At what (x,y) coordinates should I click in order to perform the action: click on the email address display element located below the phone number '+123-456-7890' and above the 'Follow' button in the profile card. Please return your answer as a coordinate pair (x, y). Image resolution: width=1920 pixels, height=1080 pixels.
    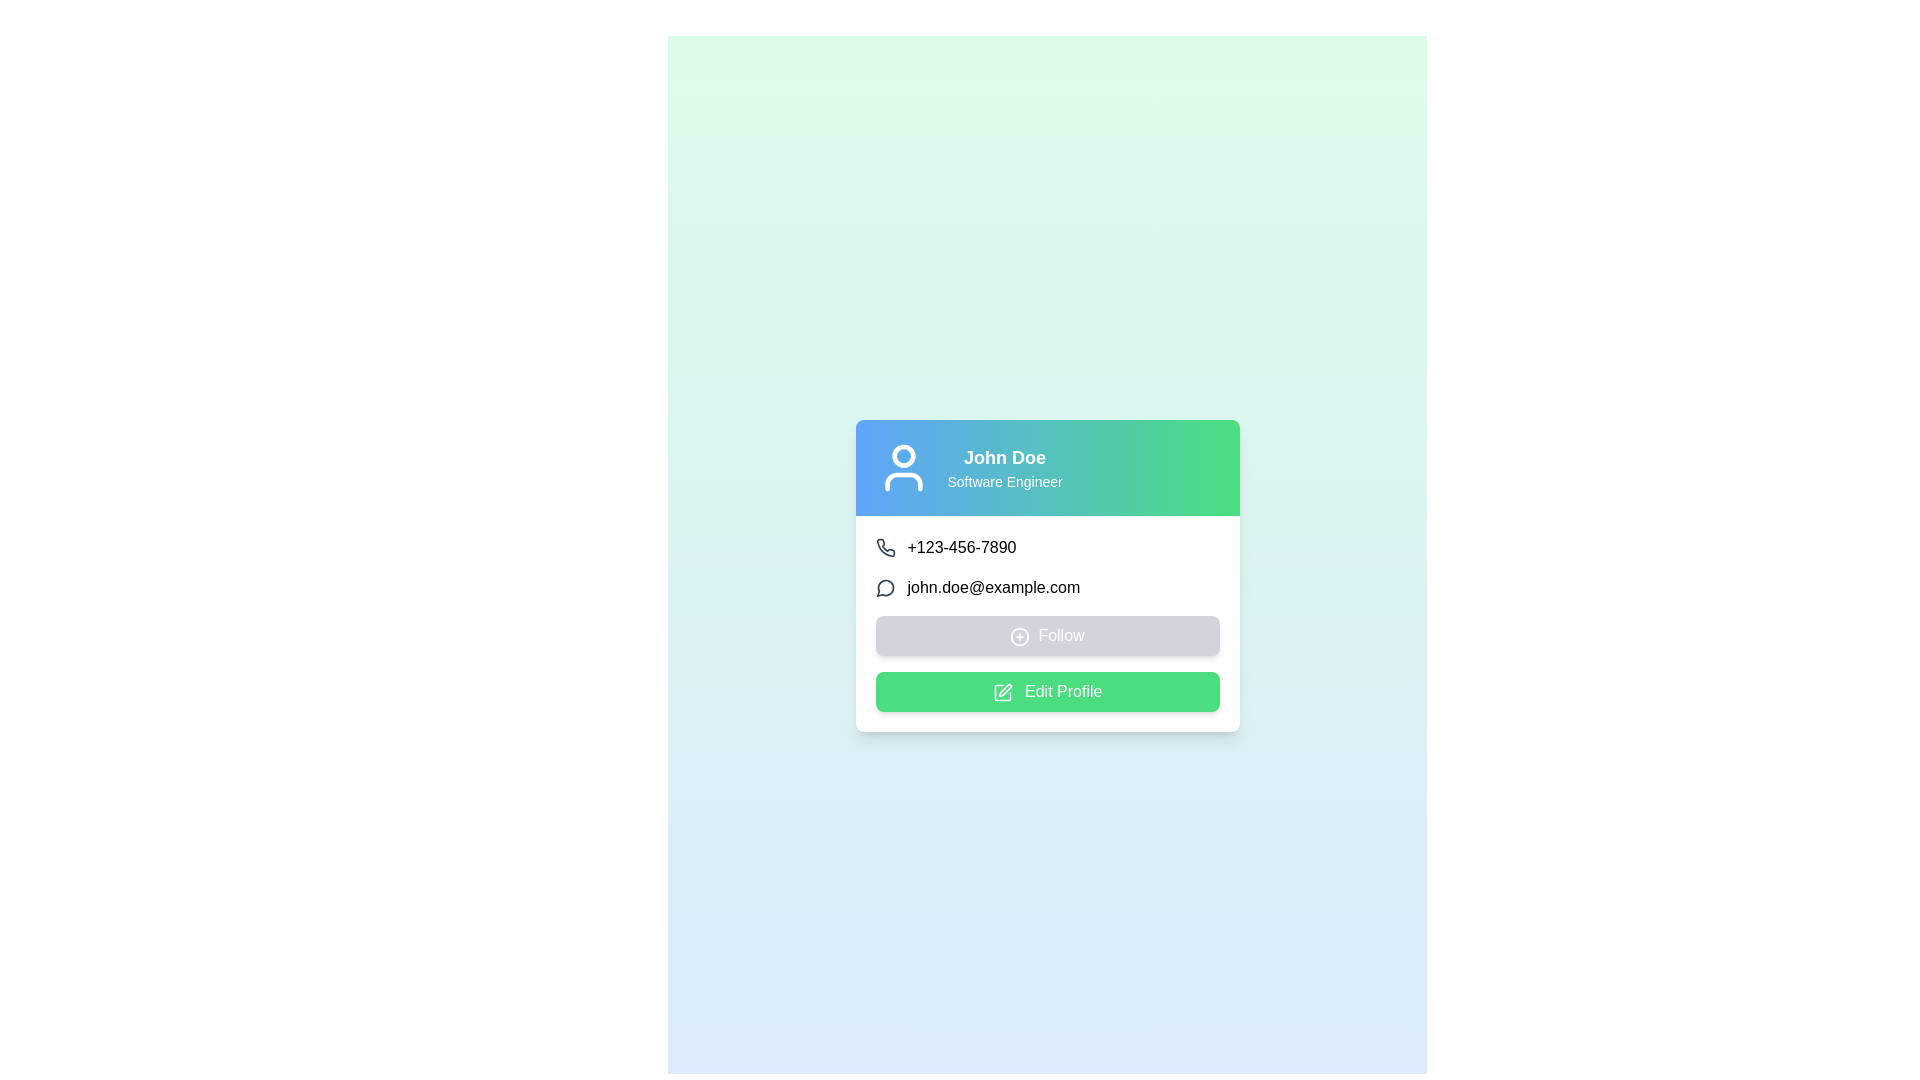
    Looking at the image, I should click on (1046, 586).